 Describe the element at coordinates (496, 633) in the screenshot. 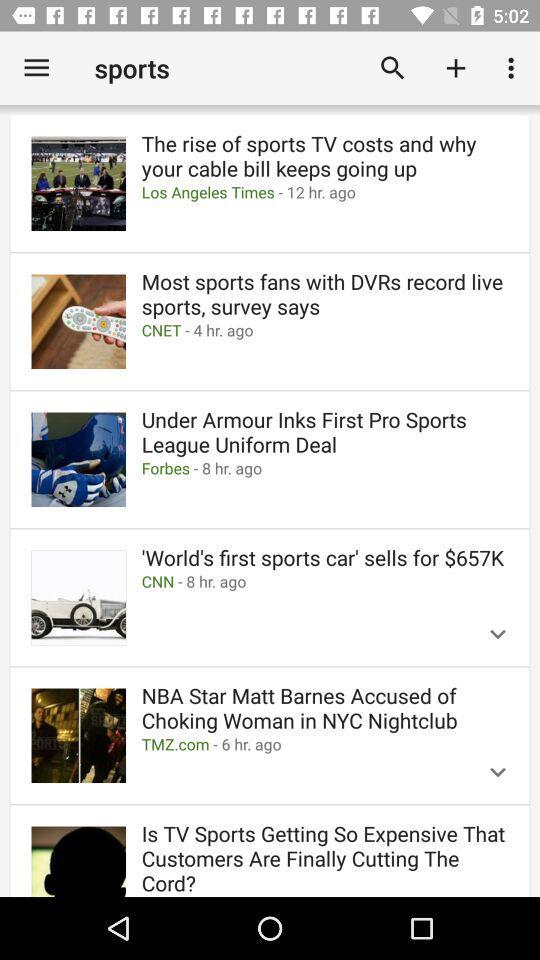

I see `the expand_more icon` at that location.